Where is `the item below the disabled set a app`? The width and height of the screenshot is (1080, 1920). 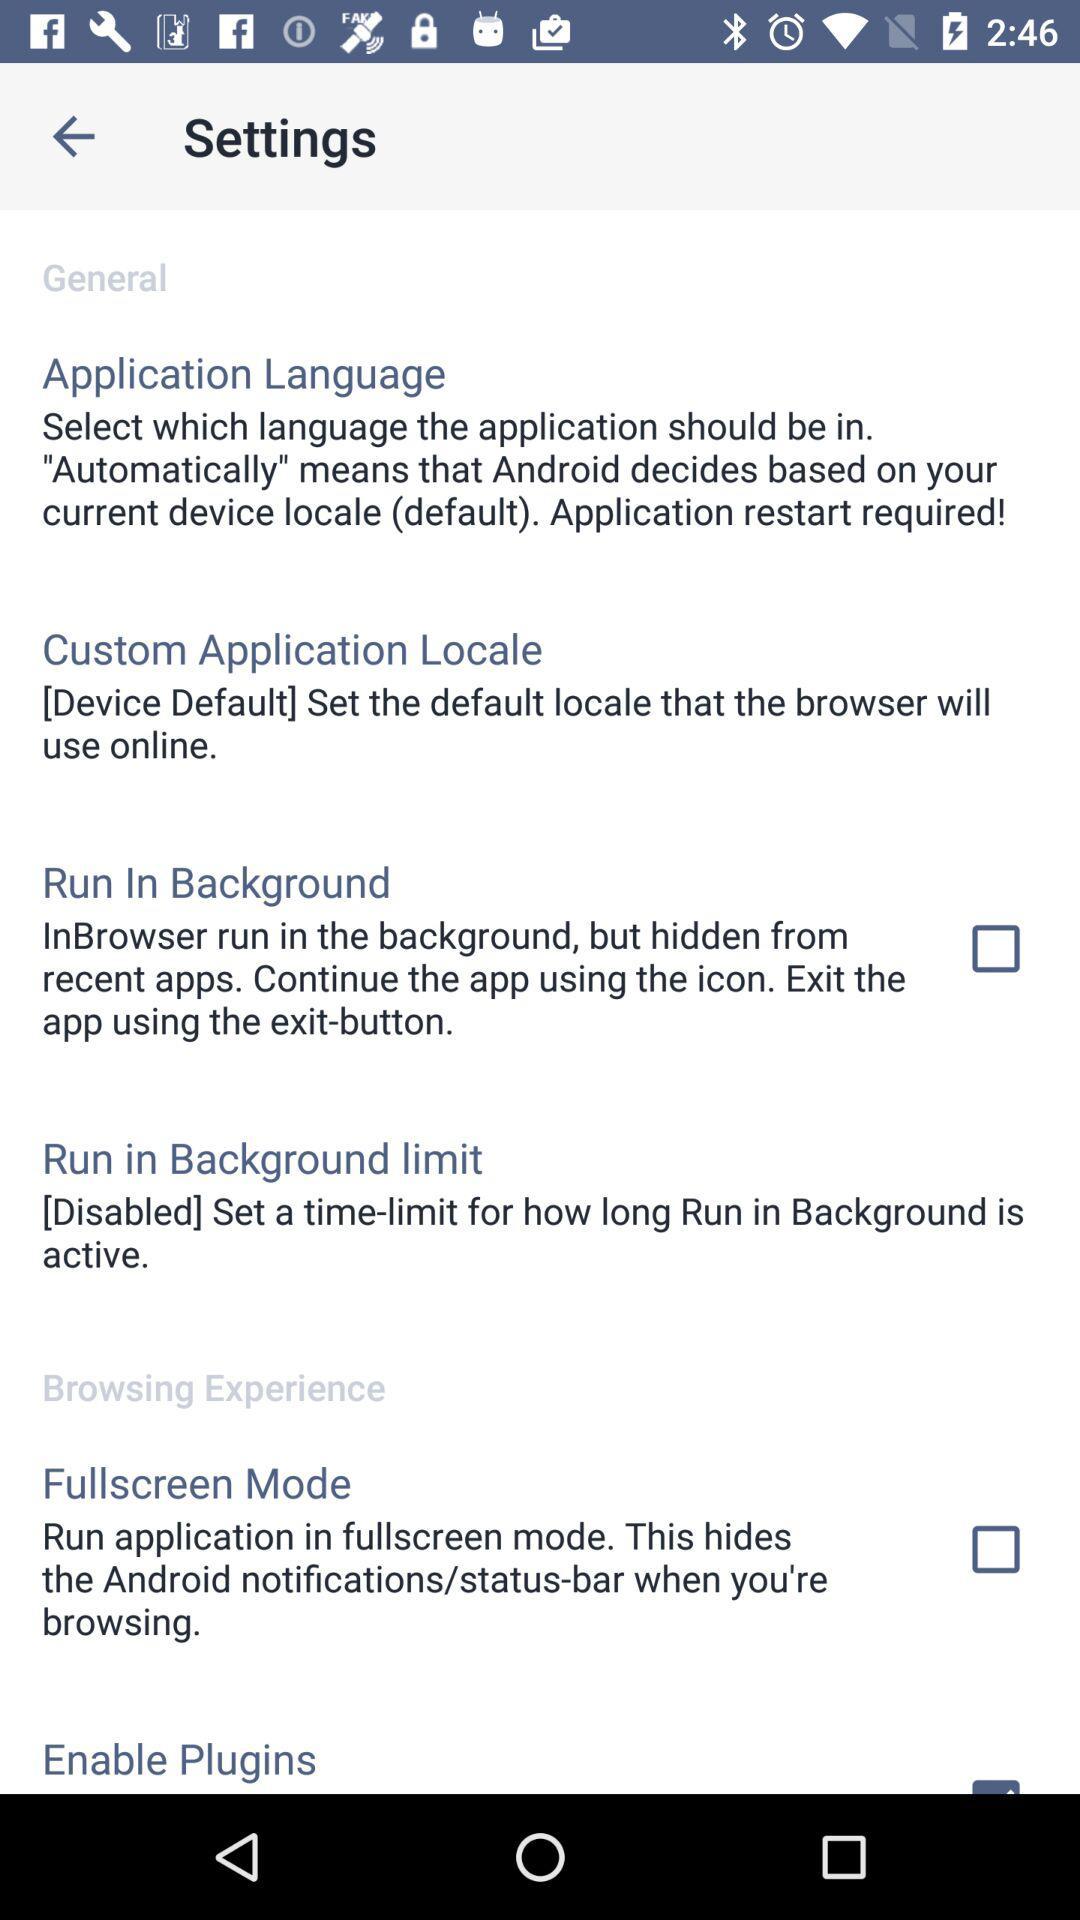 the item below the disabled set a app is located at coordinates (540, 1364).